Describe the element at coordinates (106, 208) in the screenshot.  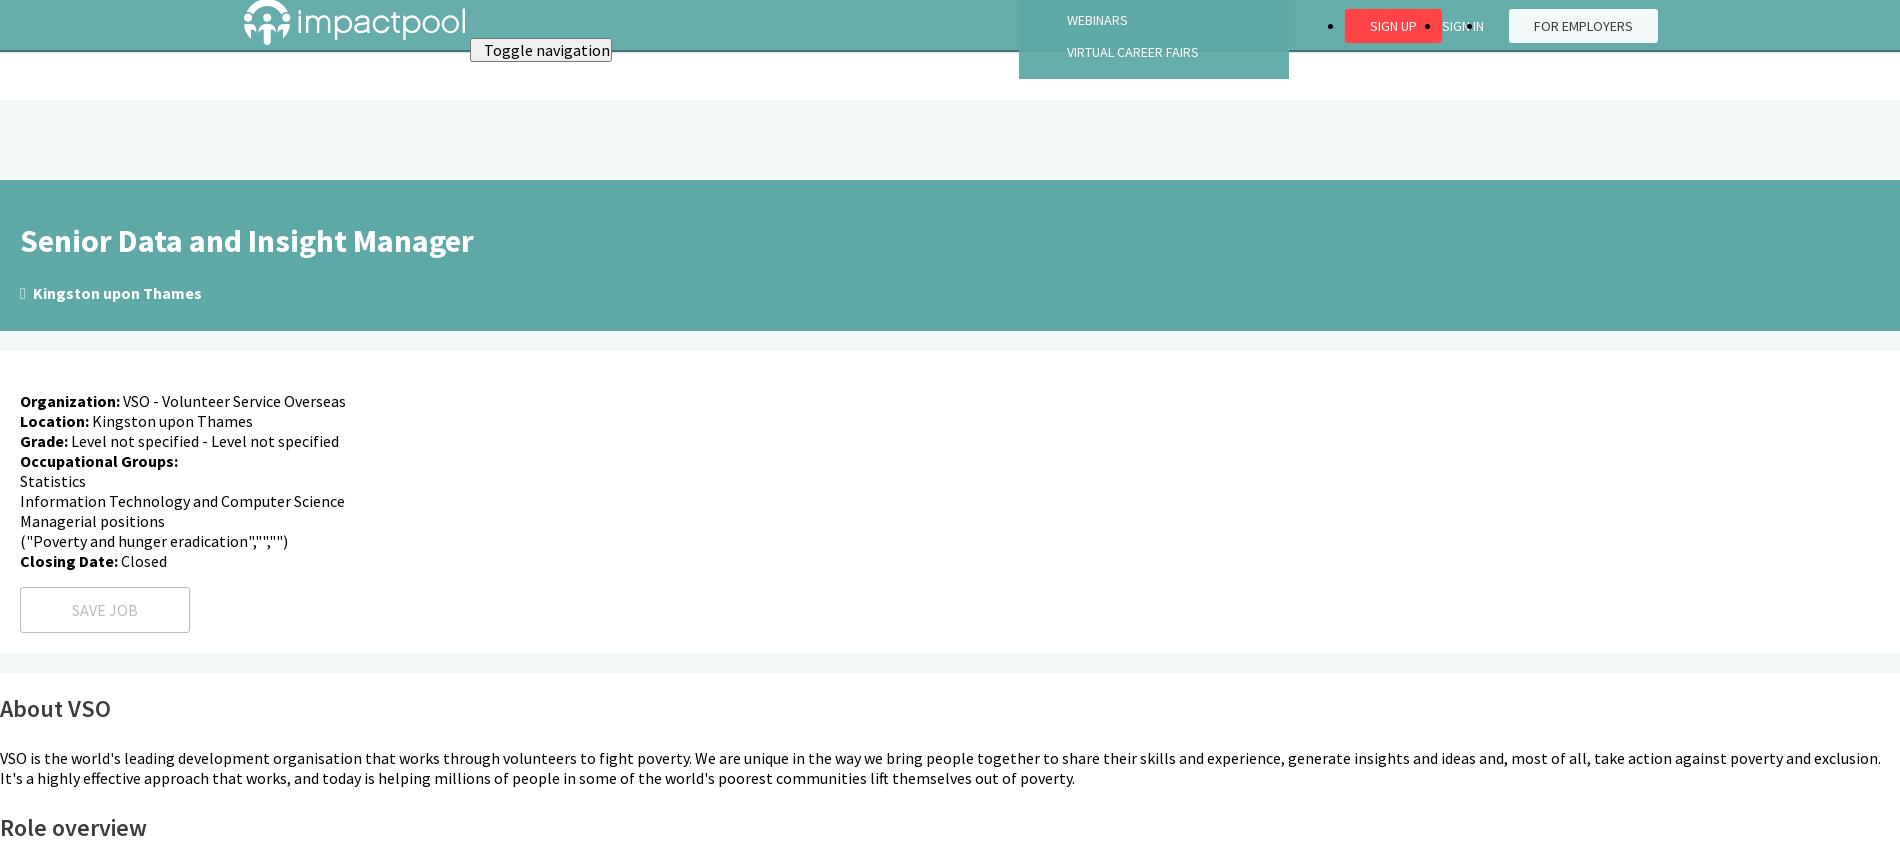
I see `'Closing 1st of January'` at that location.